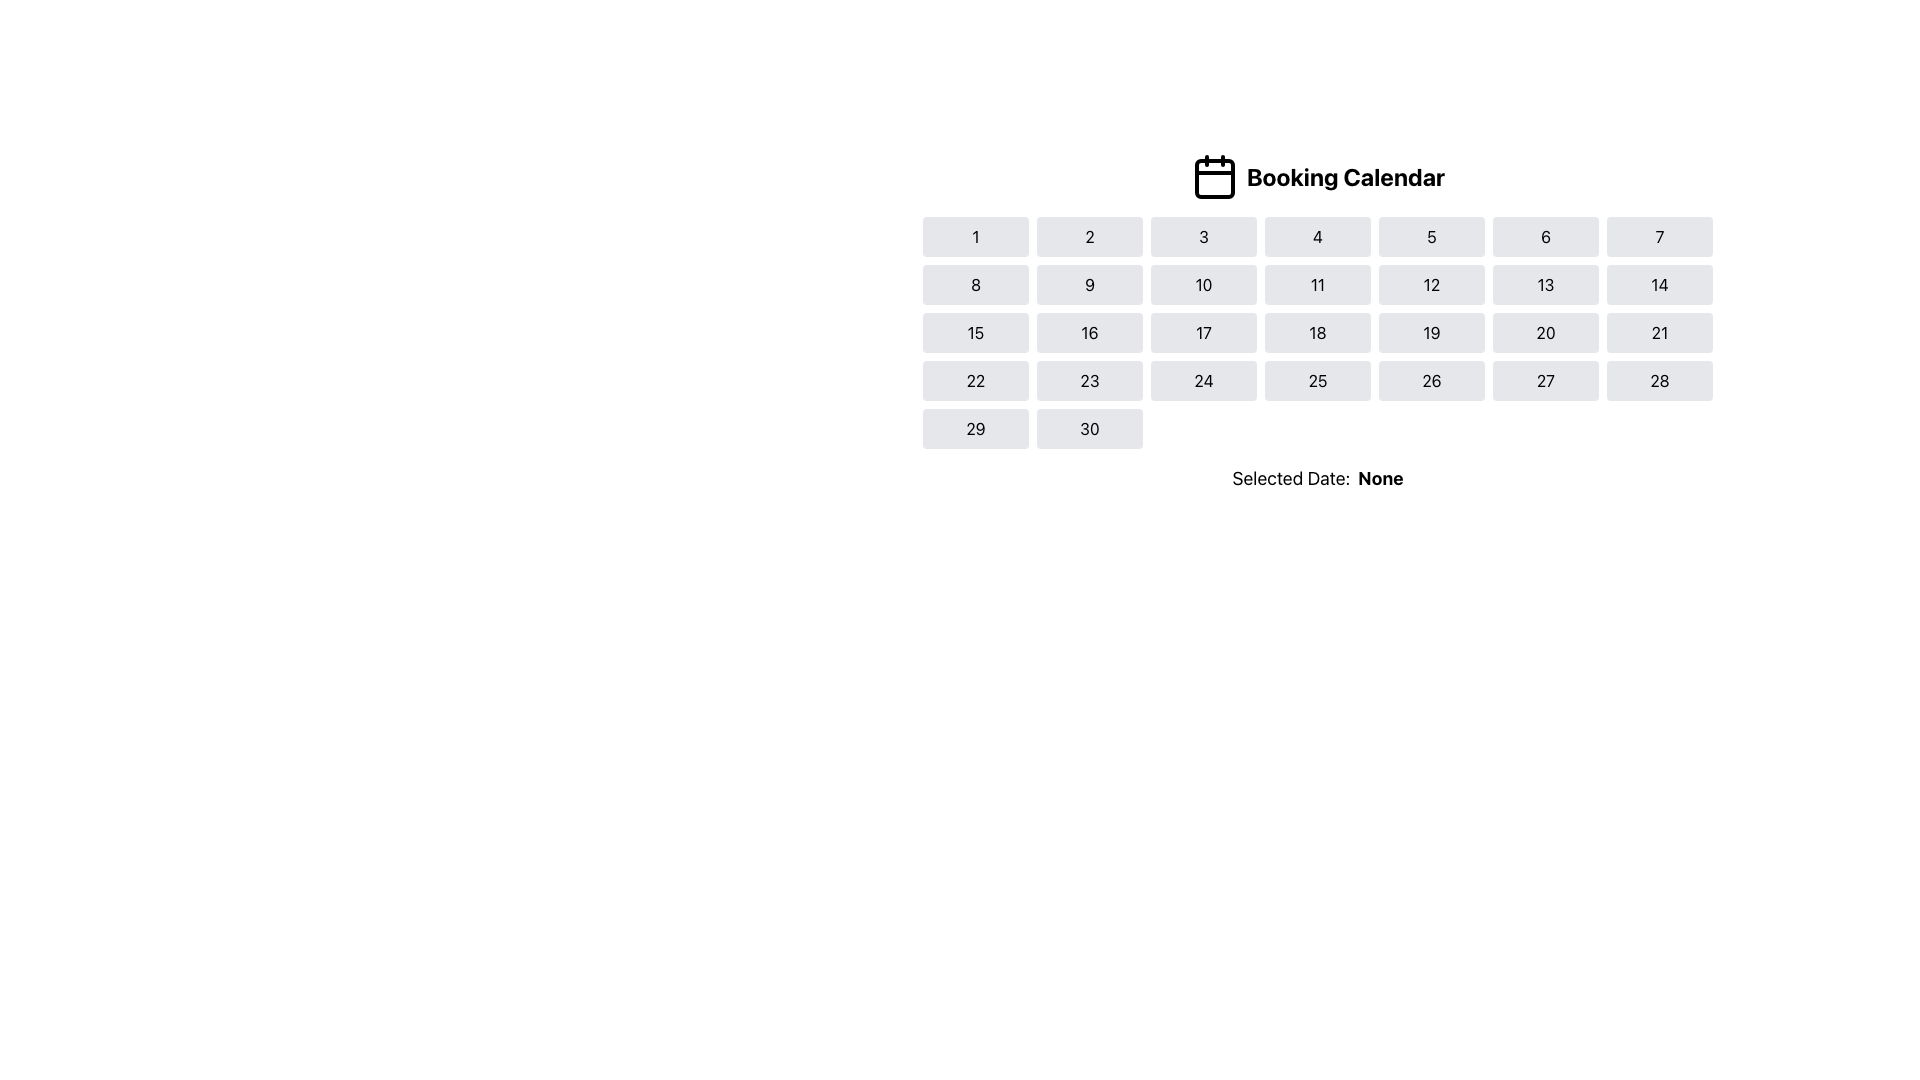 The image size is (1920, 1080). Describe the element at coordinates (1318, 322) in the screenshot. I see `the Interactive calendar component to confirm the selected date choice` at that location.